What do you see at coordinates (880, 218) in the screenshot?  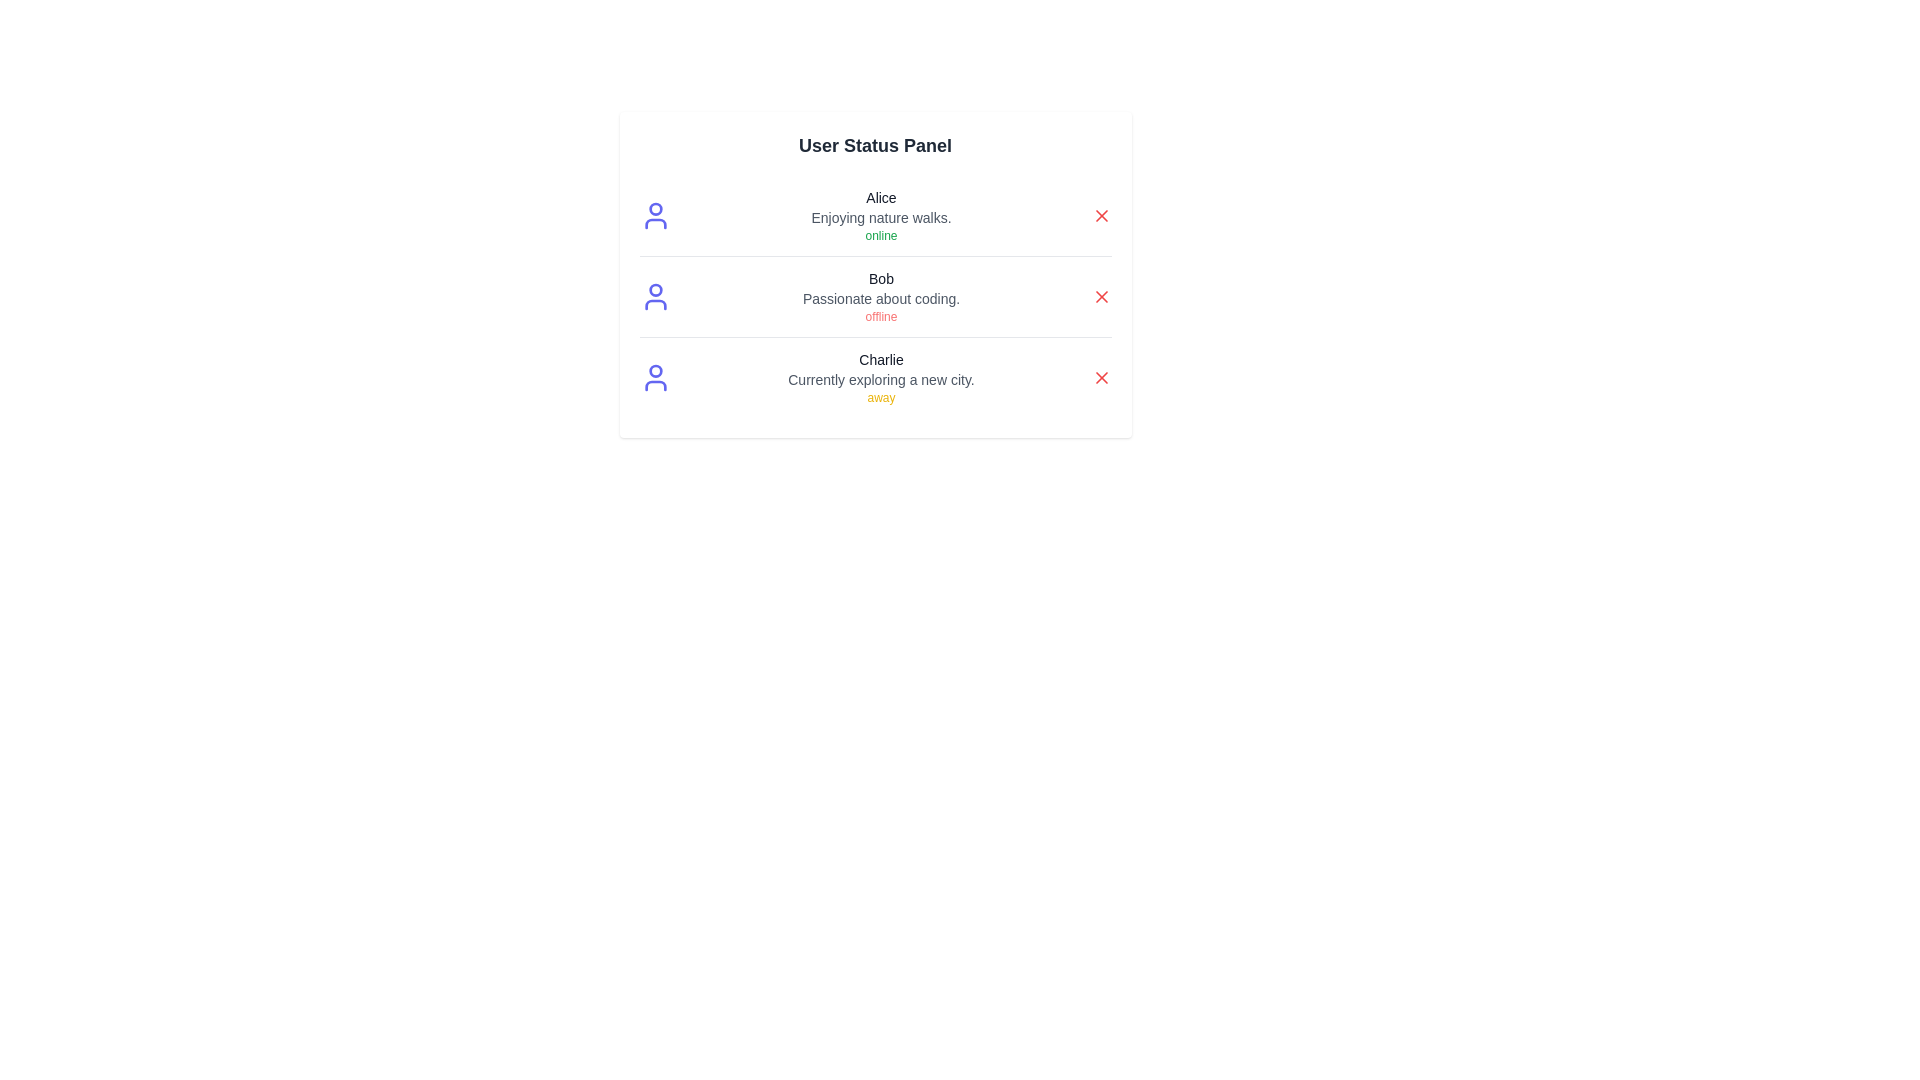 I see `the static text that represents a personal status update for the user 'Alice', located directly beneath 'Alice' and above 'online'` at bounding box center [880, 218].